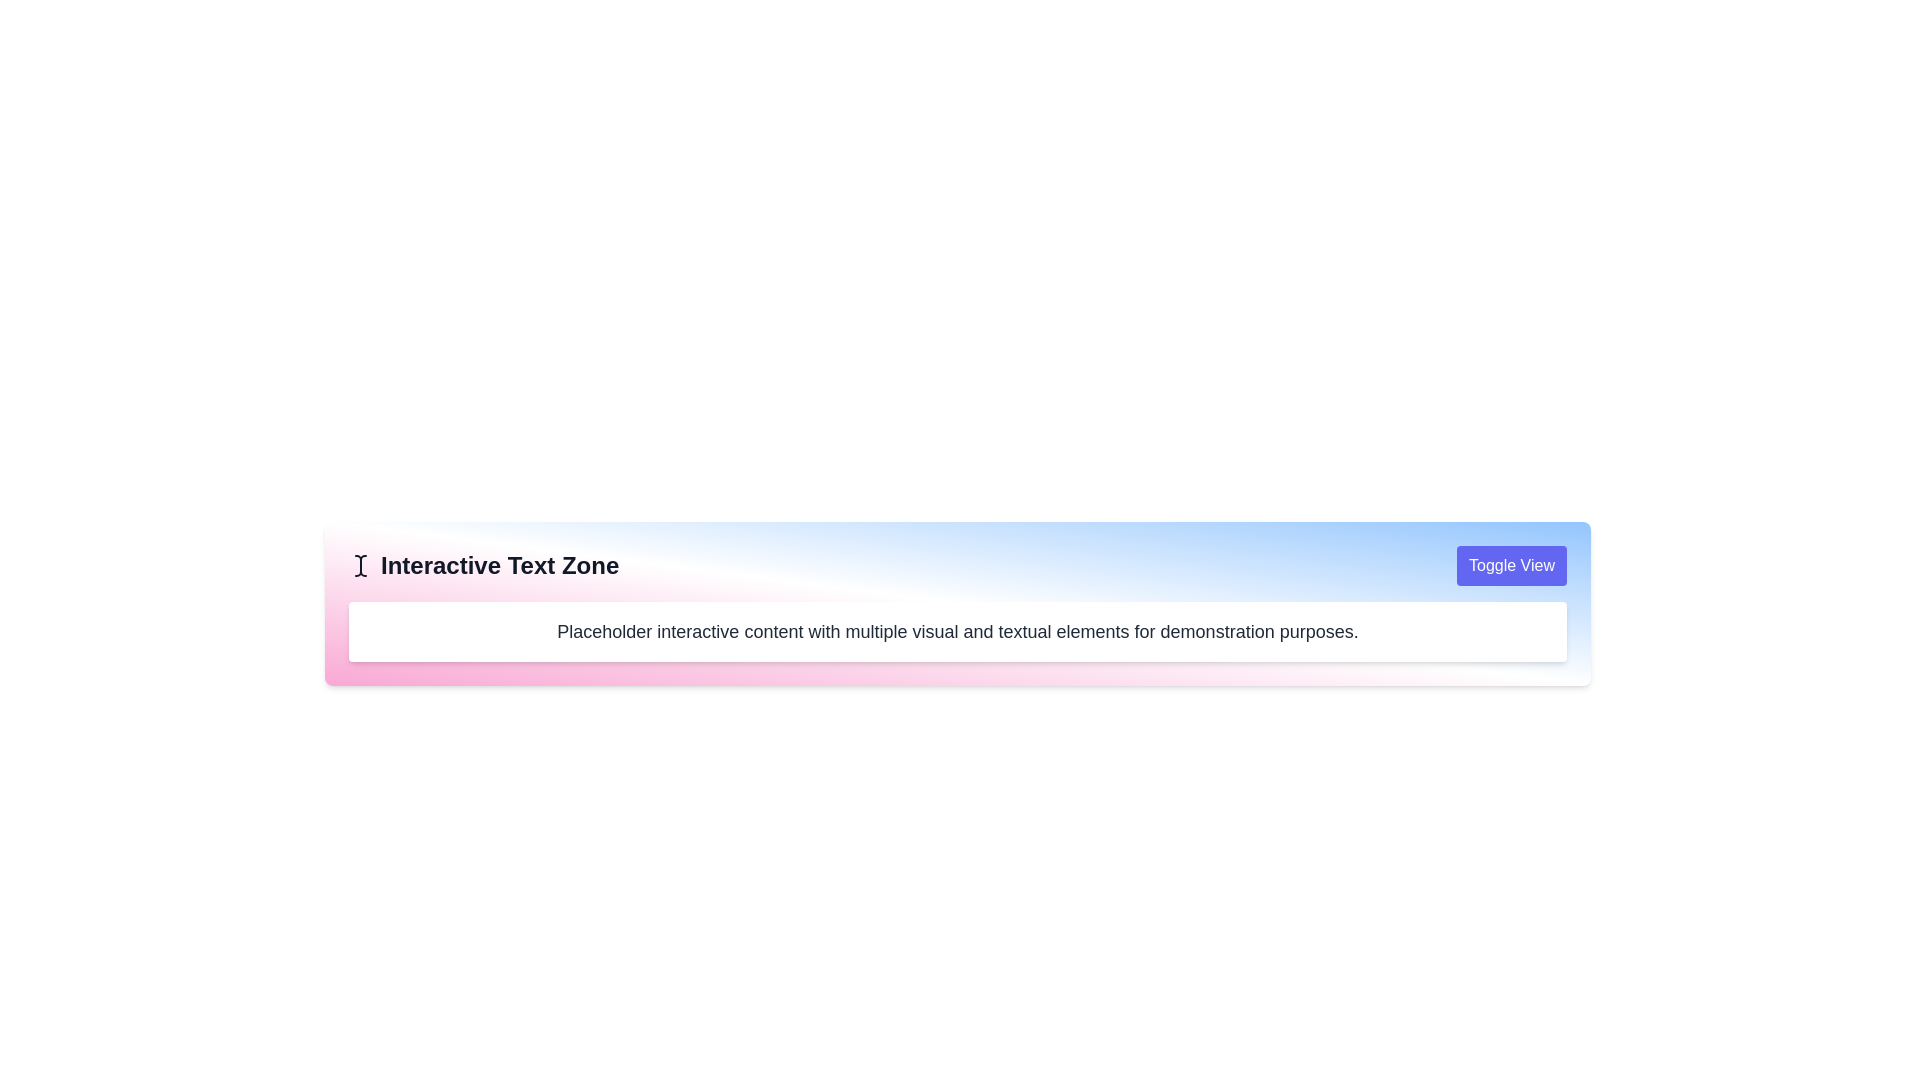 This screenshot has height=1080, width=1920. Describe the element at coordinates (360, 566) in the screenshot. I see `the SVG icon representing a text cursor, which is located to the very left of the text 'Interactive Text Zone'` at that location.